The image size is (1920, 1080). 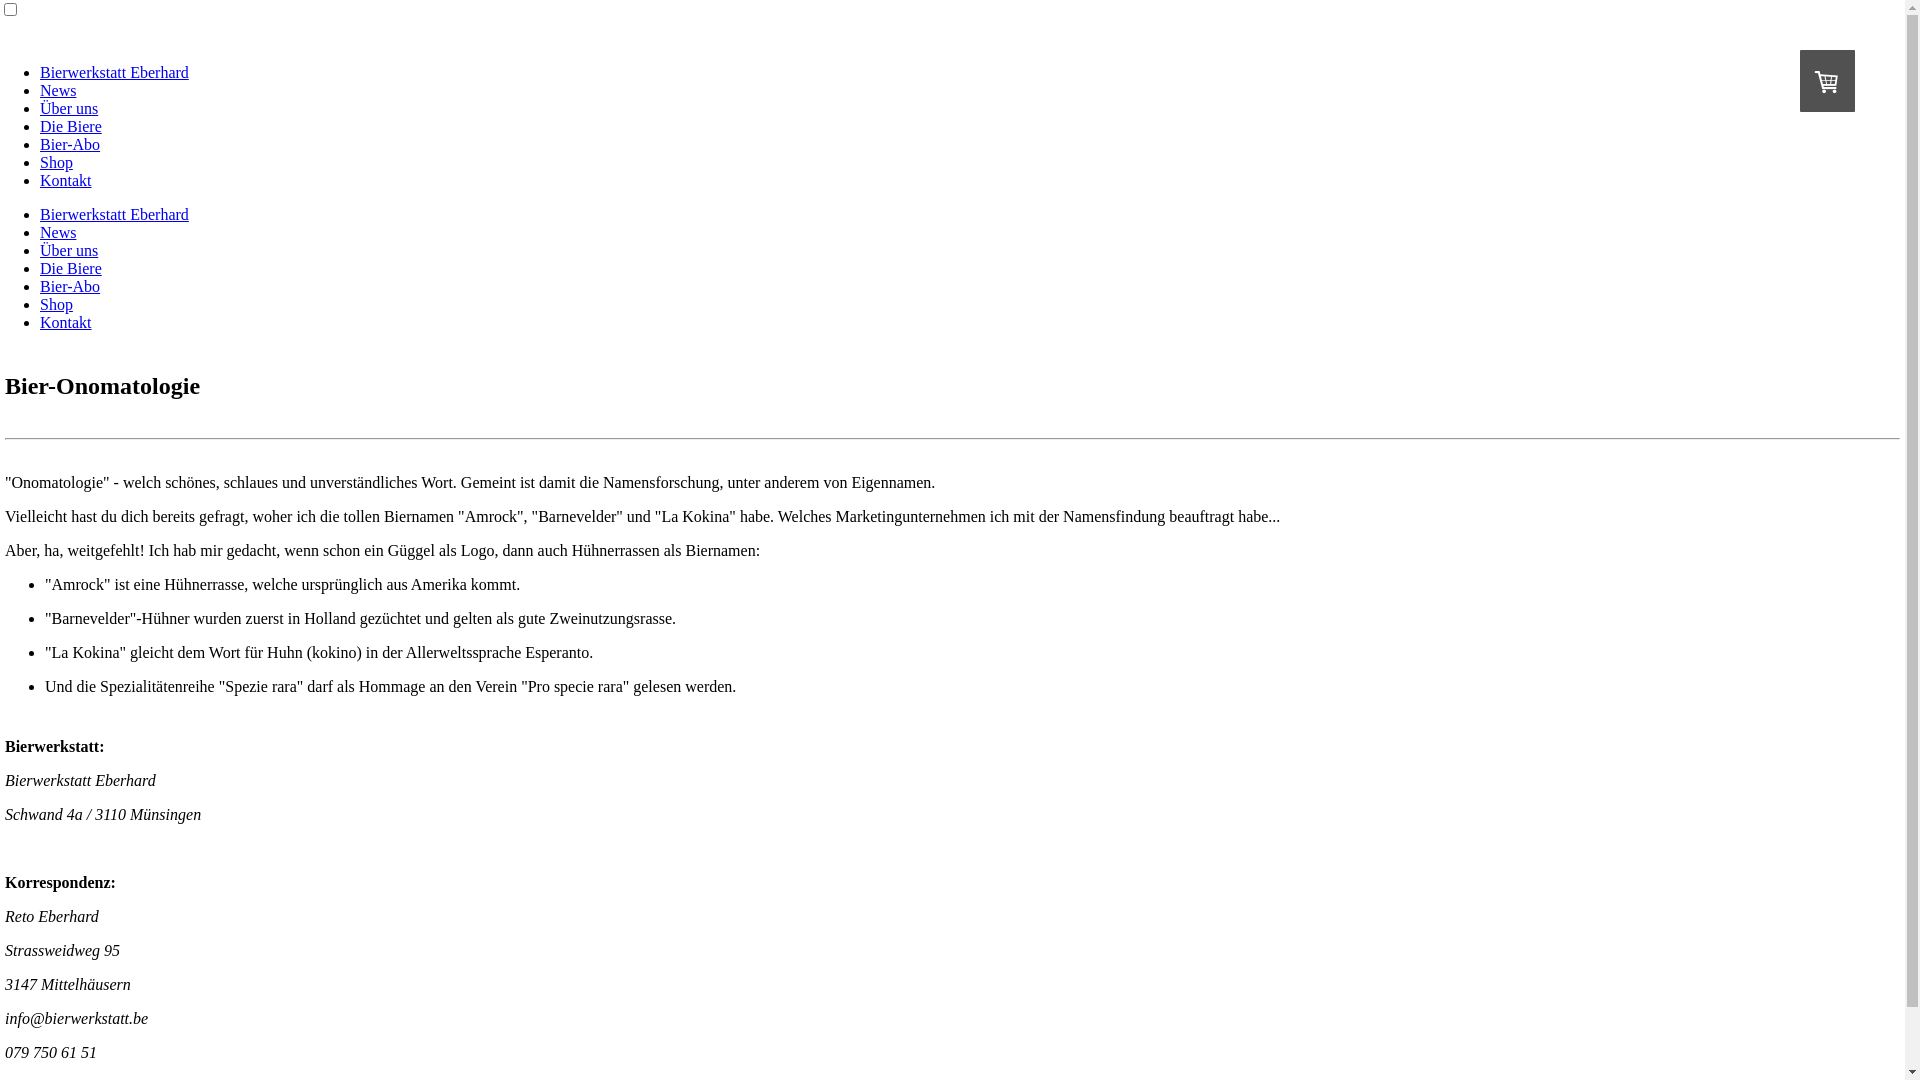 What do you see at coordinates (39, 126) in the screenshot?
I see `'Die Biere'` at bounding box center [39, 126].